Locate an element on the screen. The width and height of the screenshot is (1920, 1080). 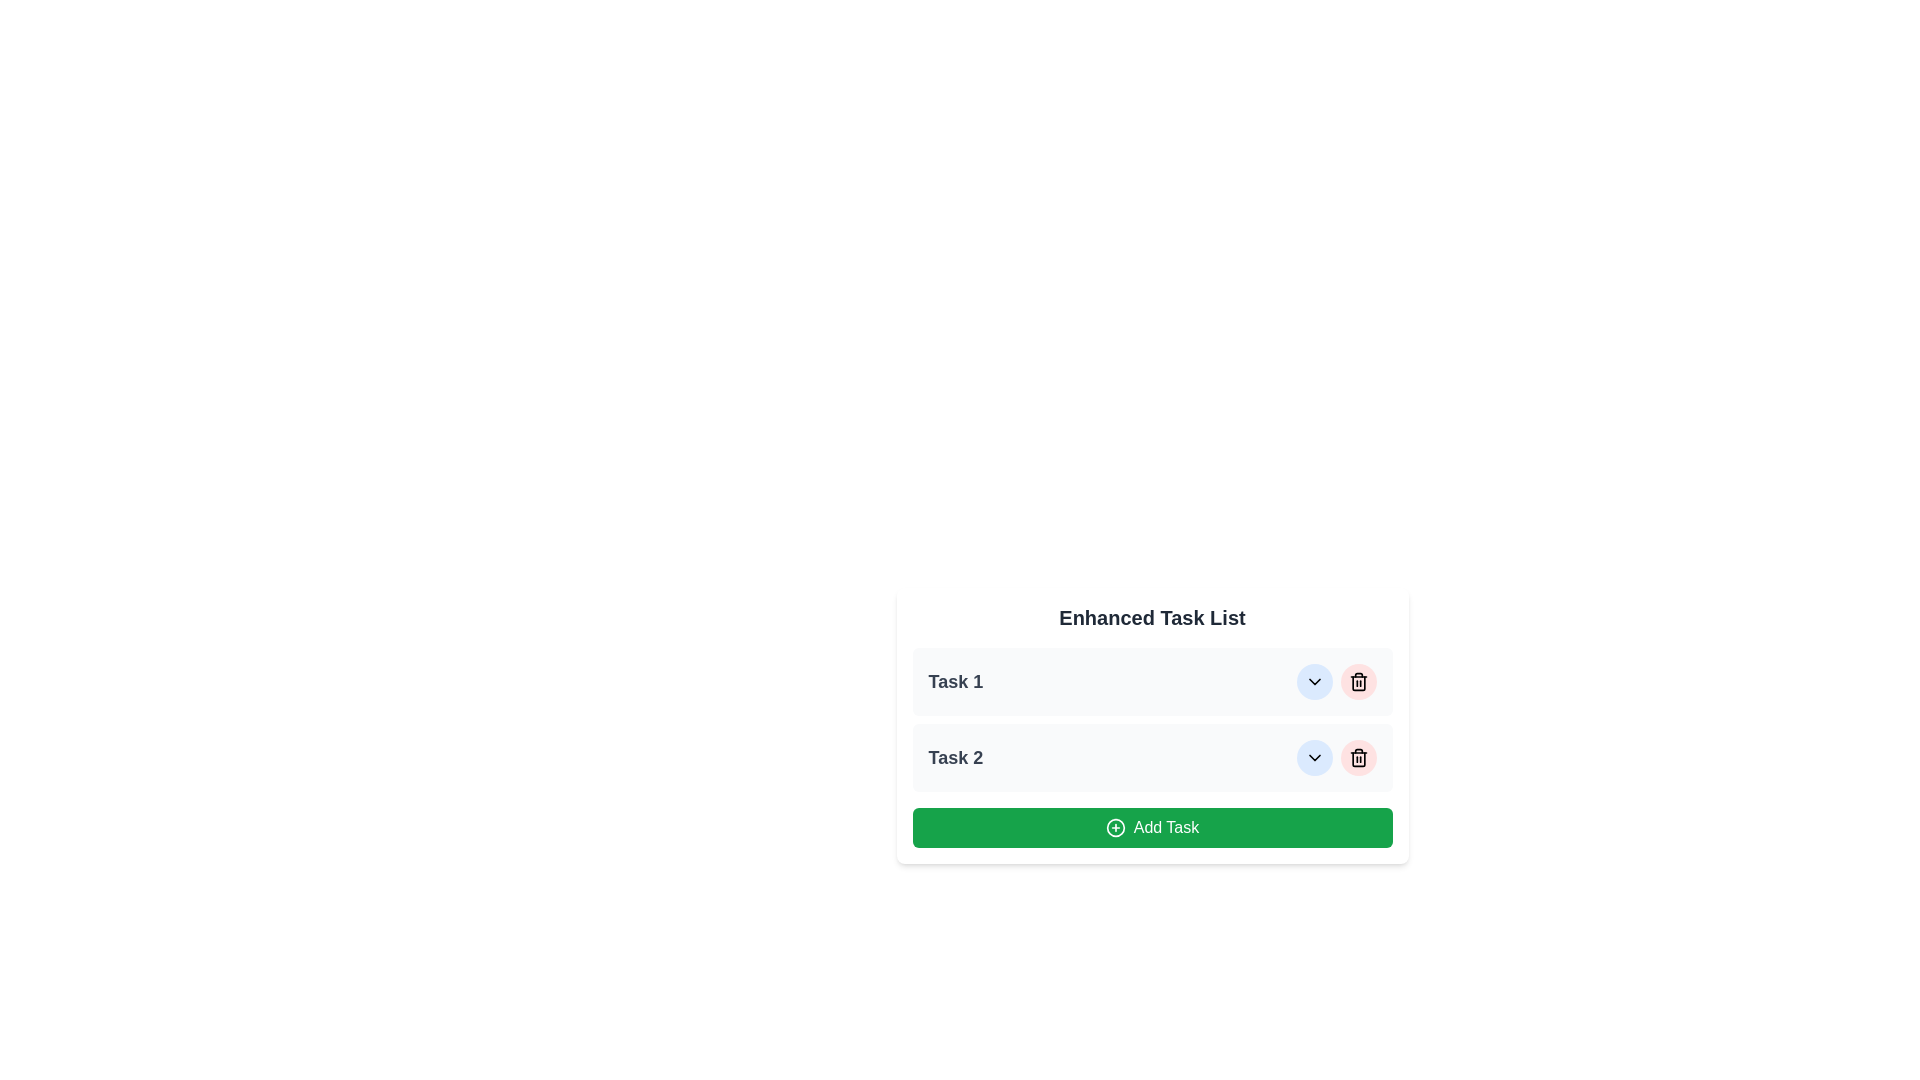
the Dropdown toggle icon, which is a small downward arrow inside a circular button with a light blue background, located to the right of the 'Task 1' label is located at coordinates (1314, 681).